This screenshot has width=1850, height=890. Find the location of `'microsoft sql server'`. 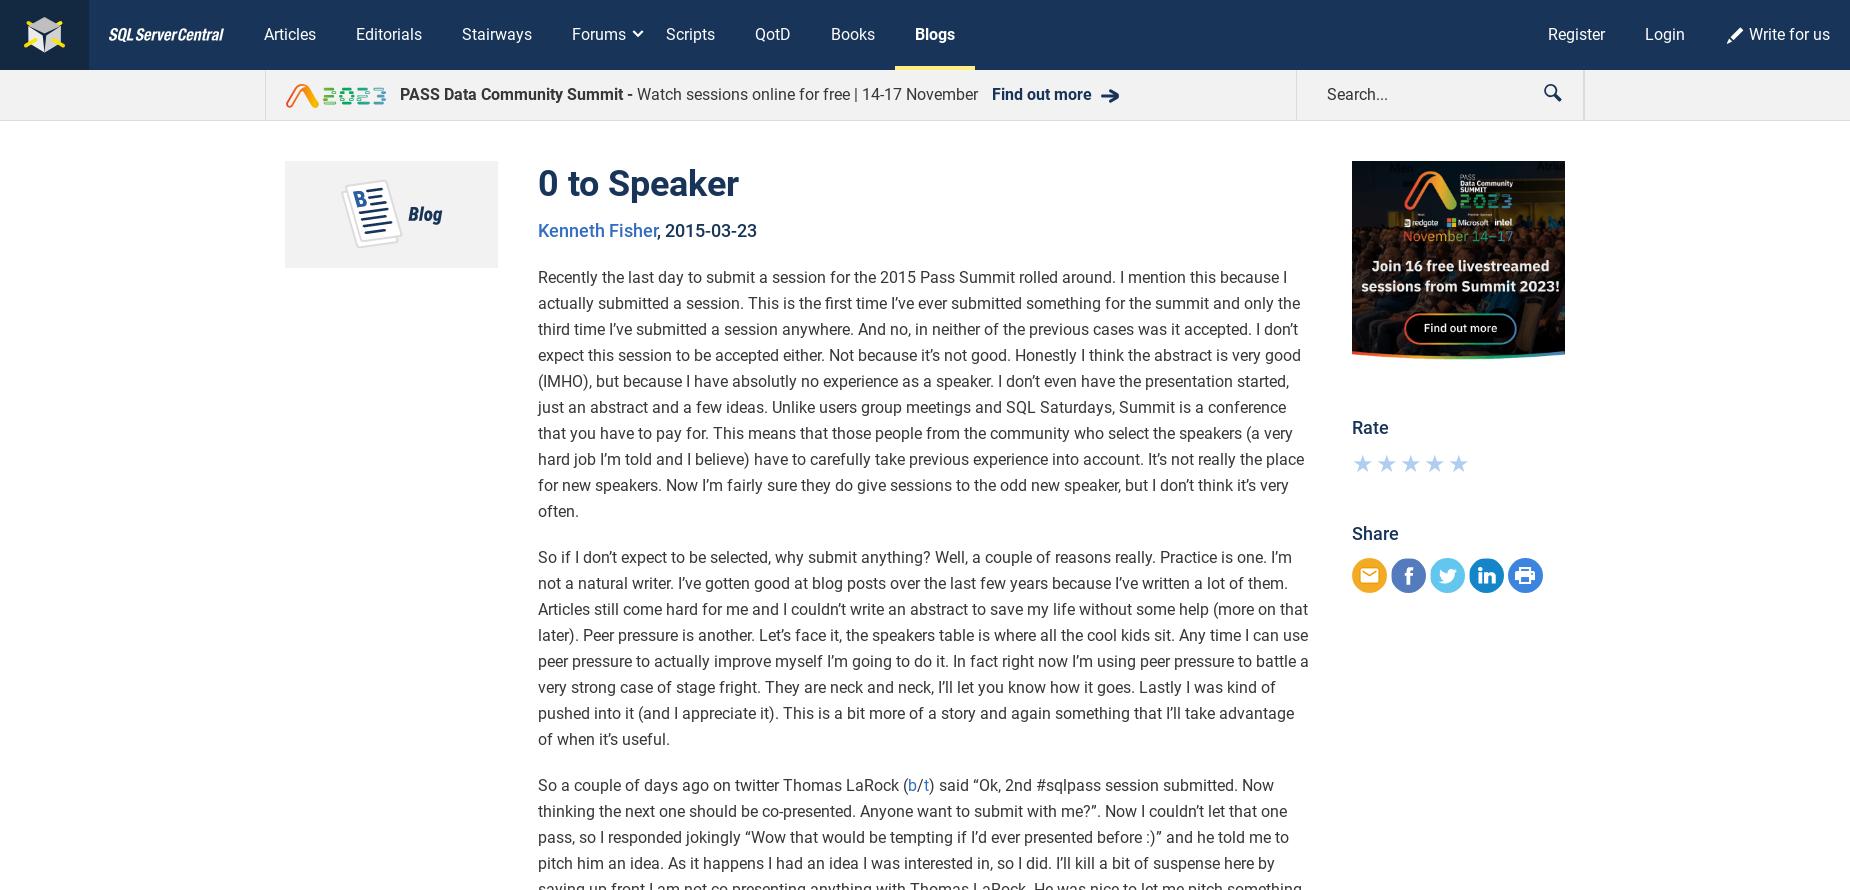

'microsoft sql server' is located at coordinates (537, 343).